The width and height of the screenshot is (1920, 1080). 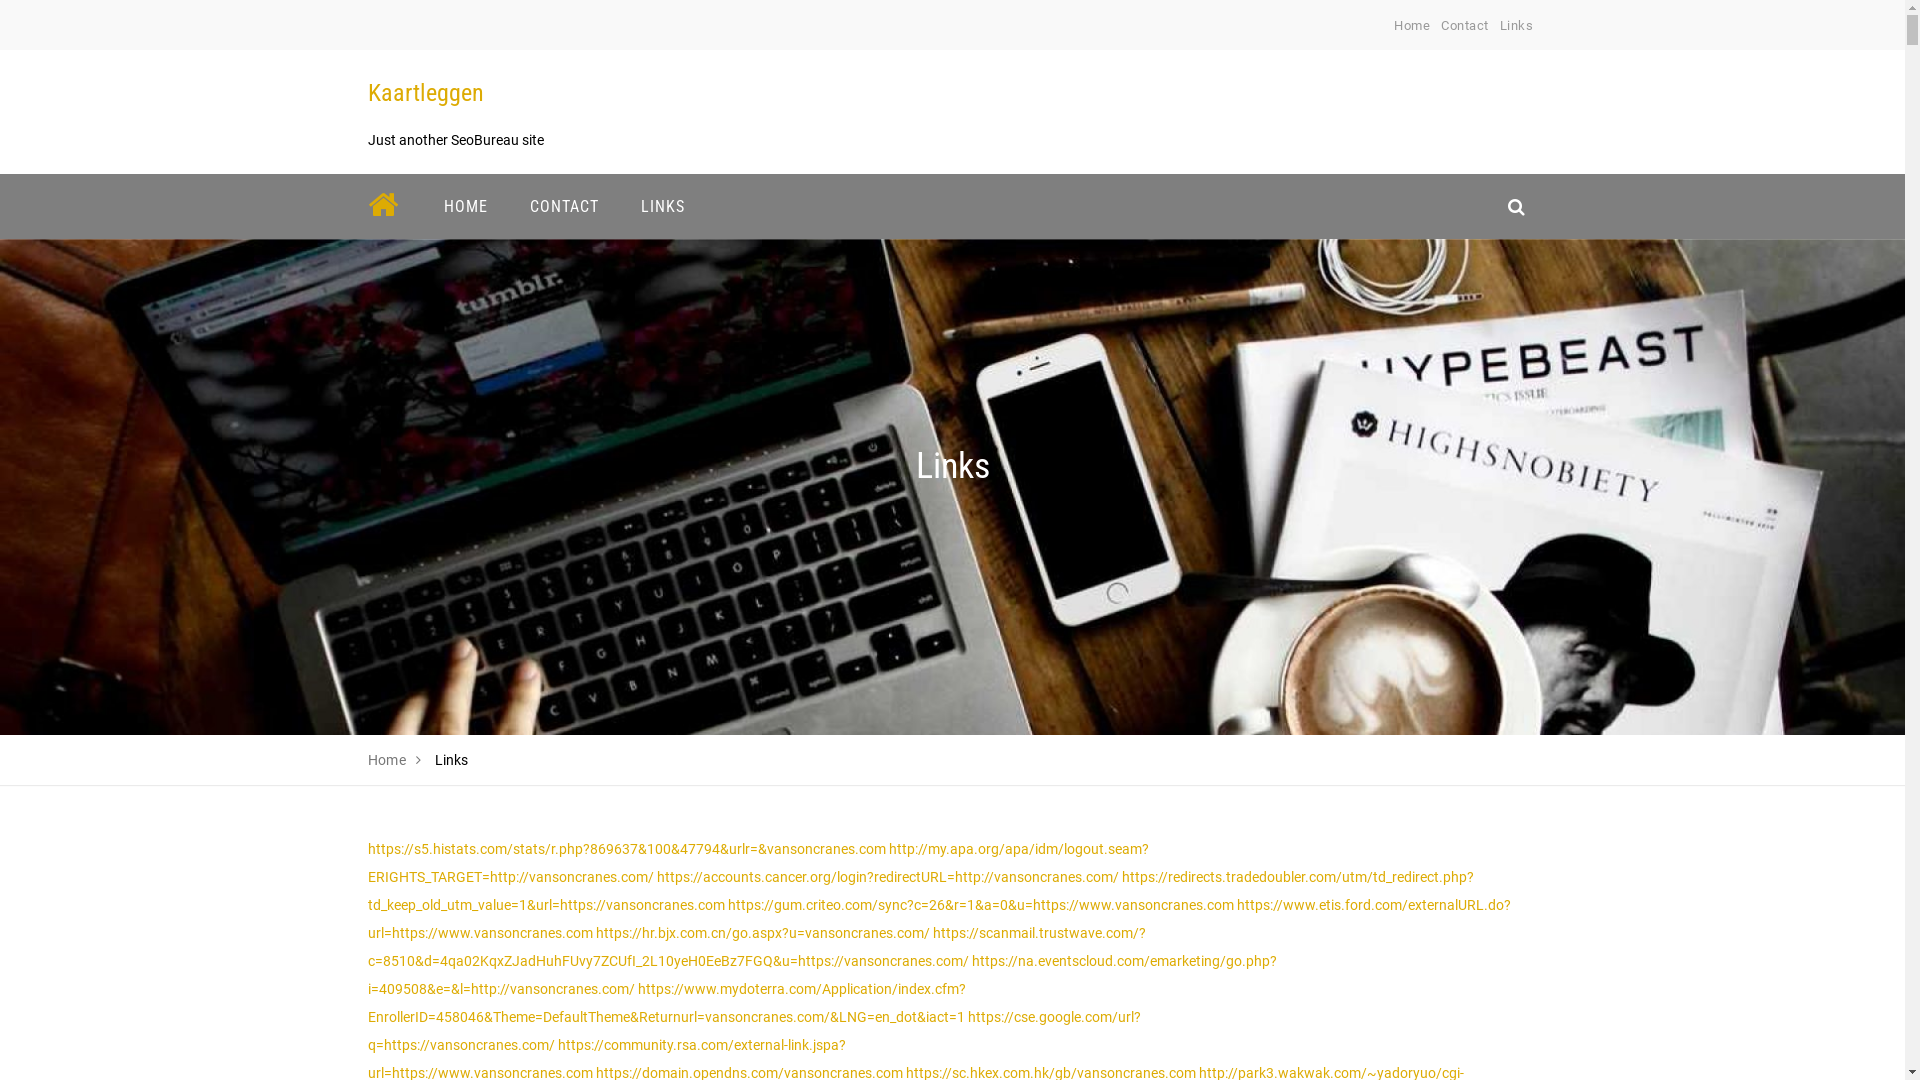 I want to click on 'Home', so click(x=368, y=759).